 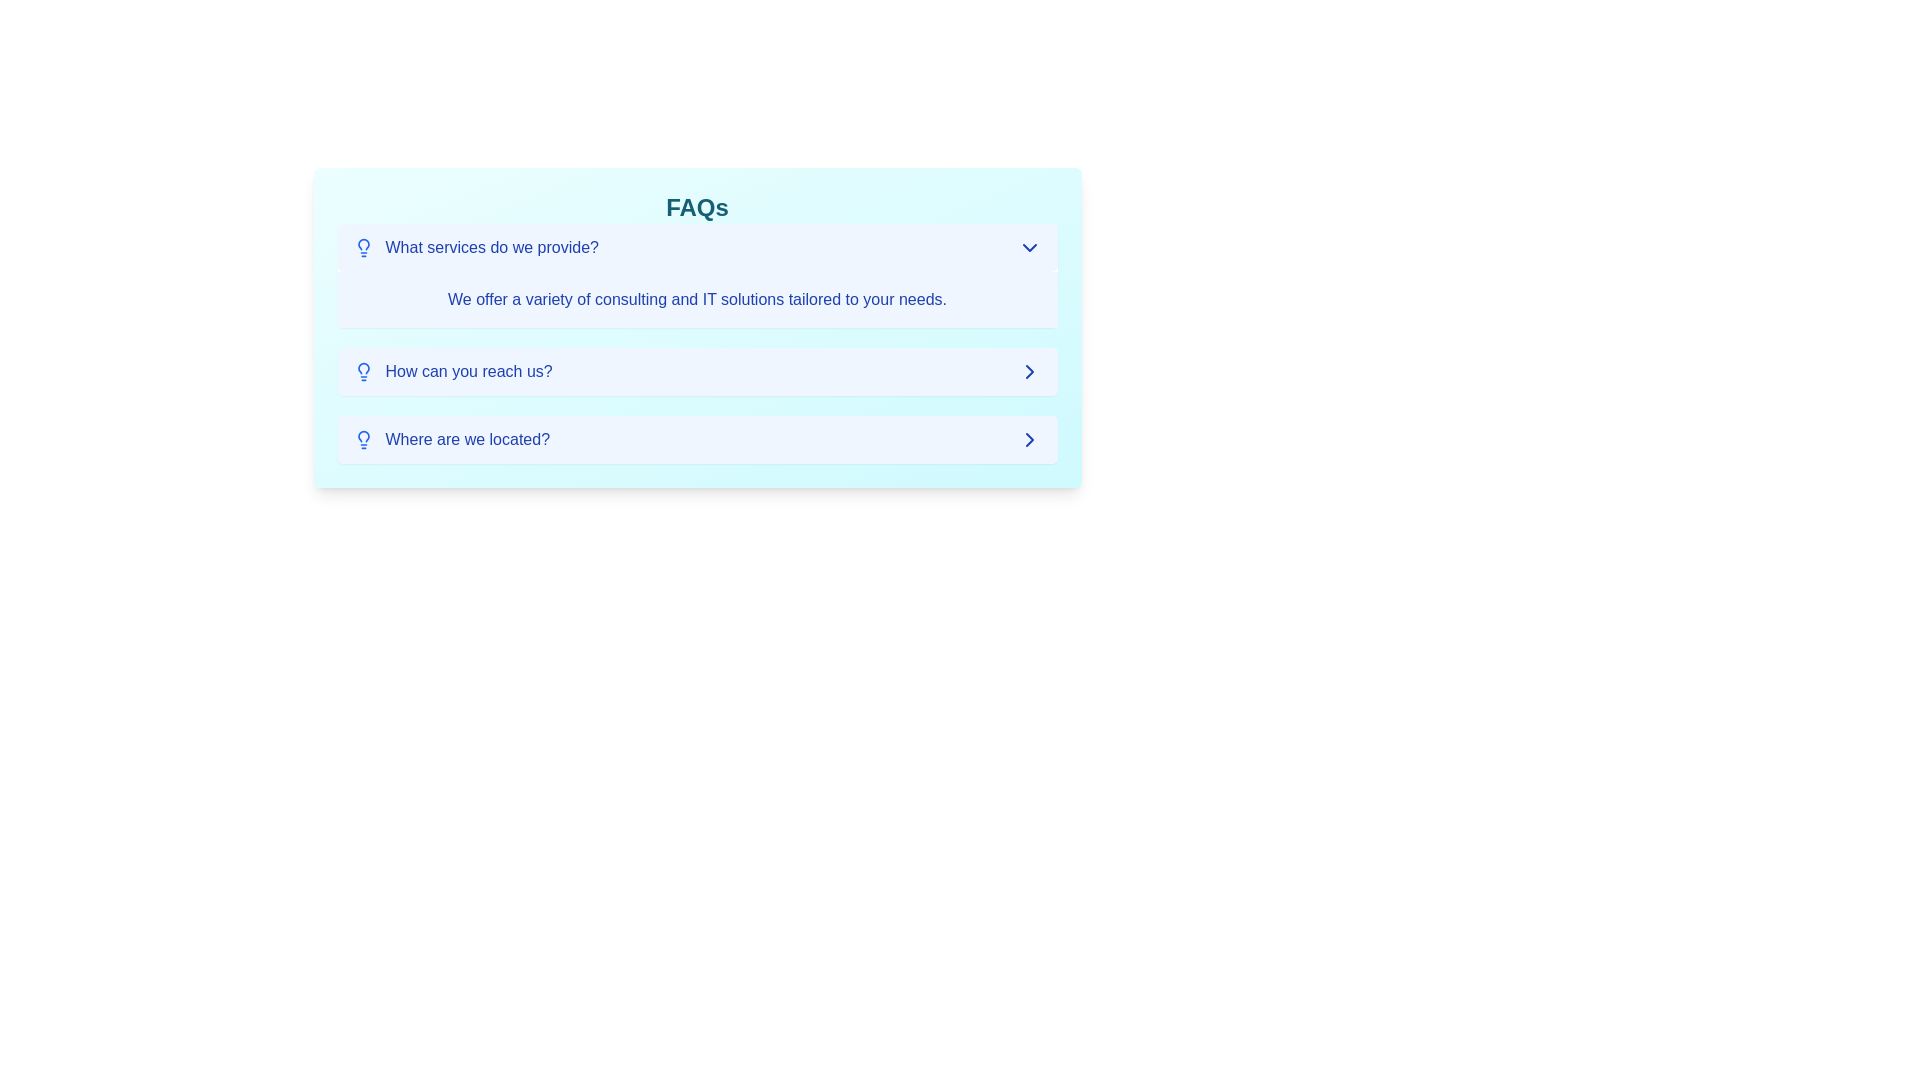 I want to click on the text block displaying the question 'Where are we located?' next to the blue lightbulb icon, so click(x=450, y=438).